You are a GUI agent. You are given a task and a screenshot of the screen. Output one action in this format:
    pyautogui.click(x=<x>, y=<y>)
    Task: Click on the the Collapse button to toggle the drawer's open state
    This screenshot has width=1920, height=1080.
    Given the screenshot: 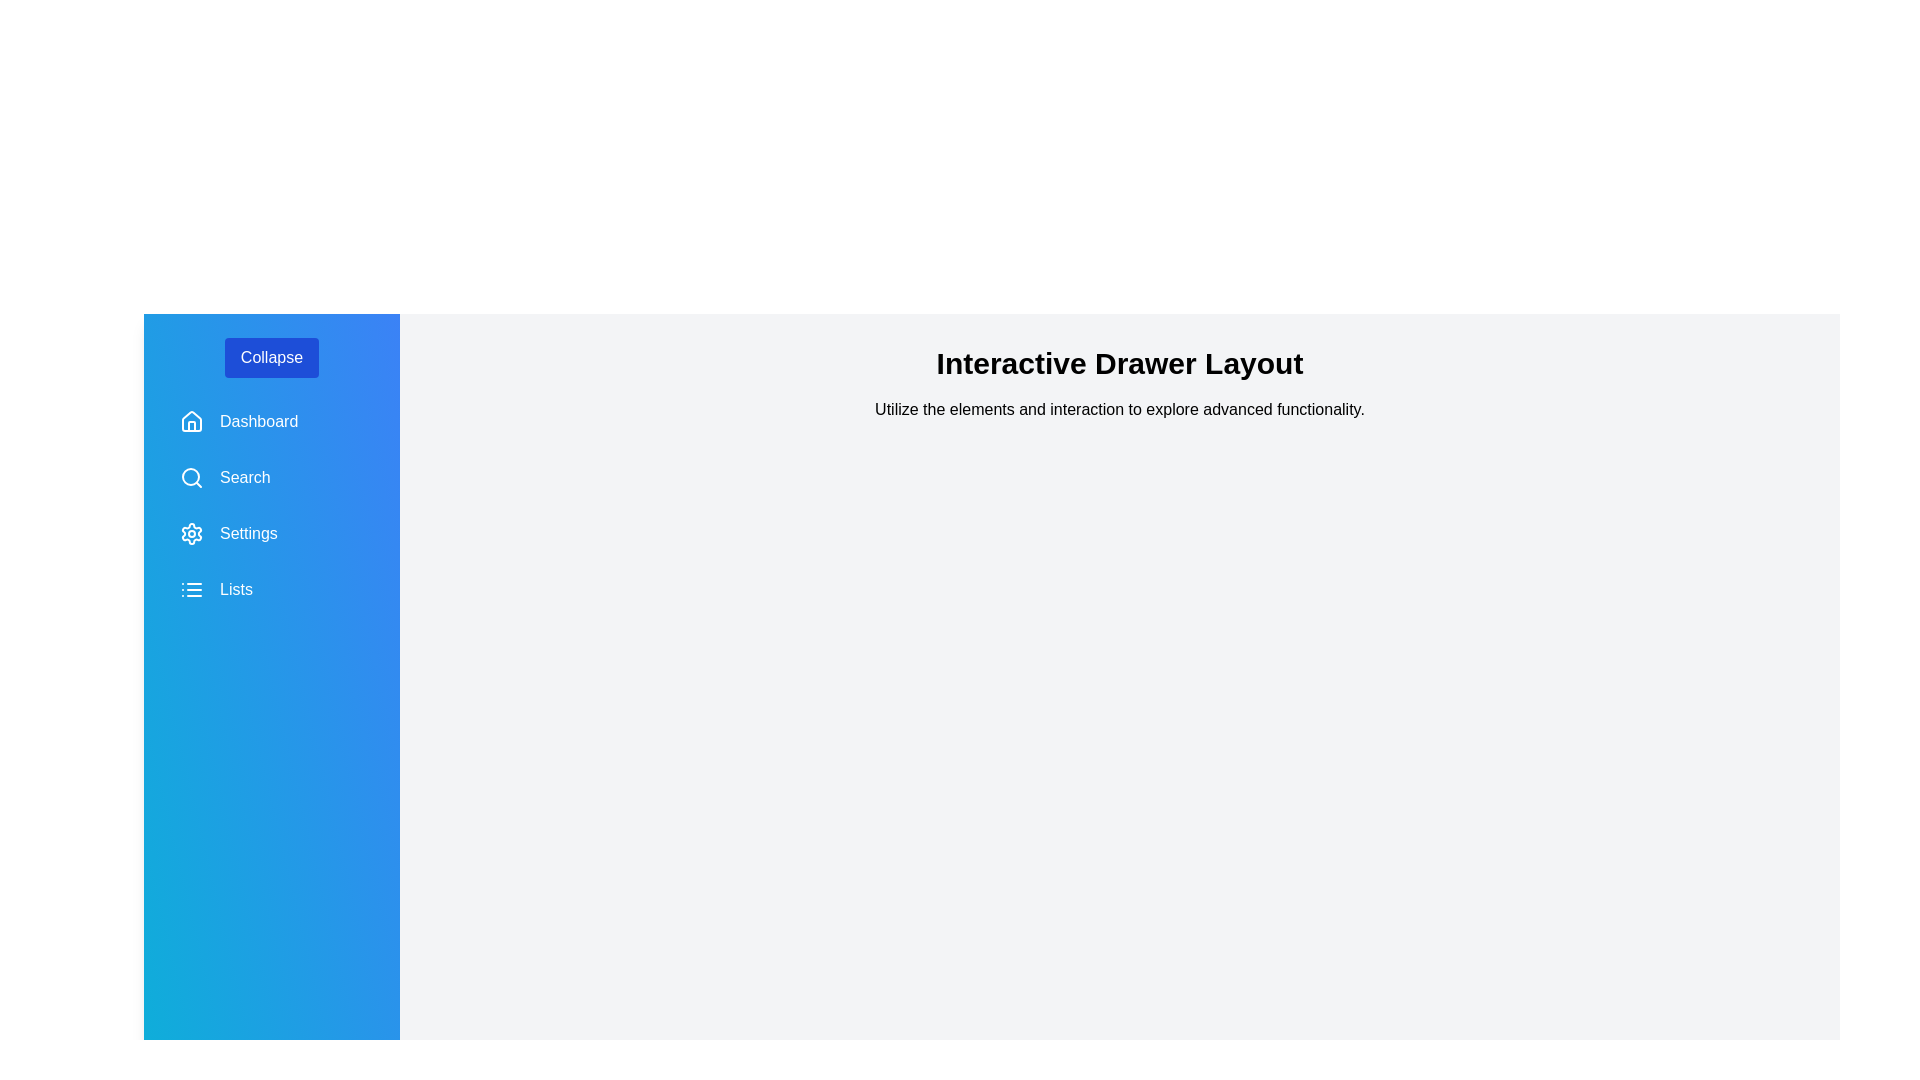 What is the action you would take?
    pyautogui.click(x=271, y=357)
    